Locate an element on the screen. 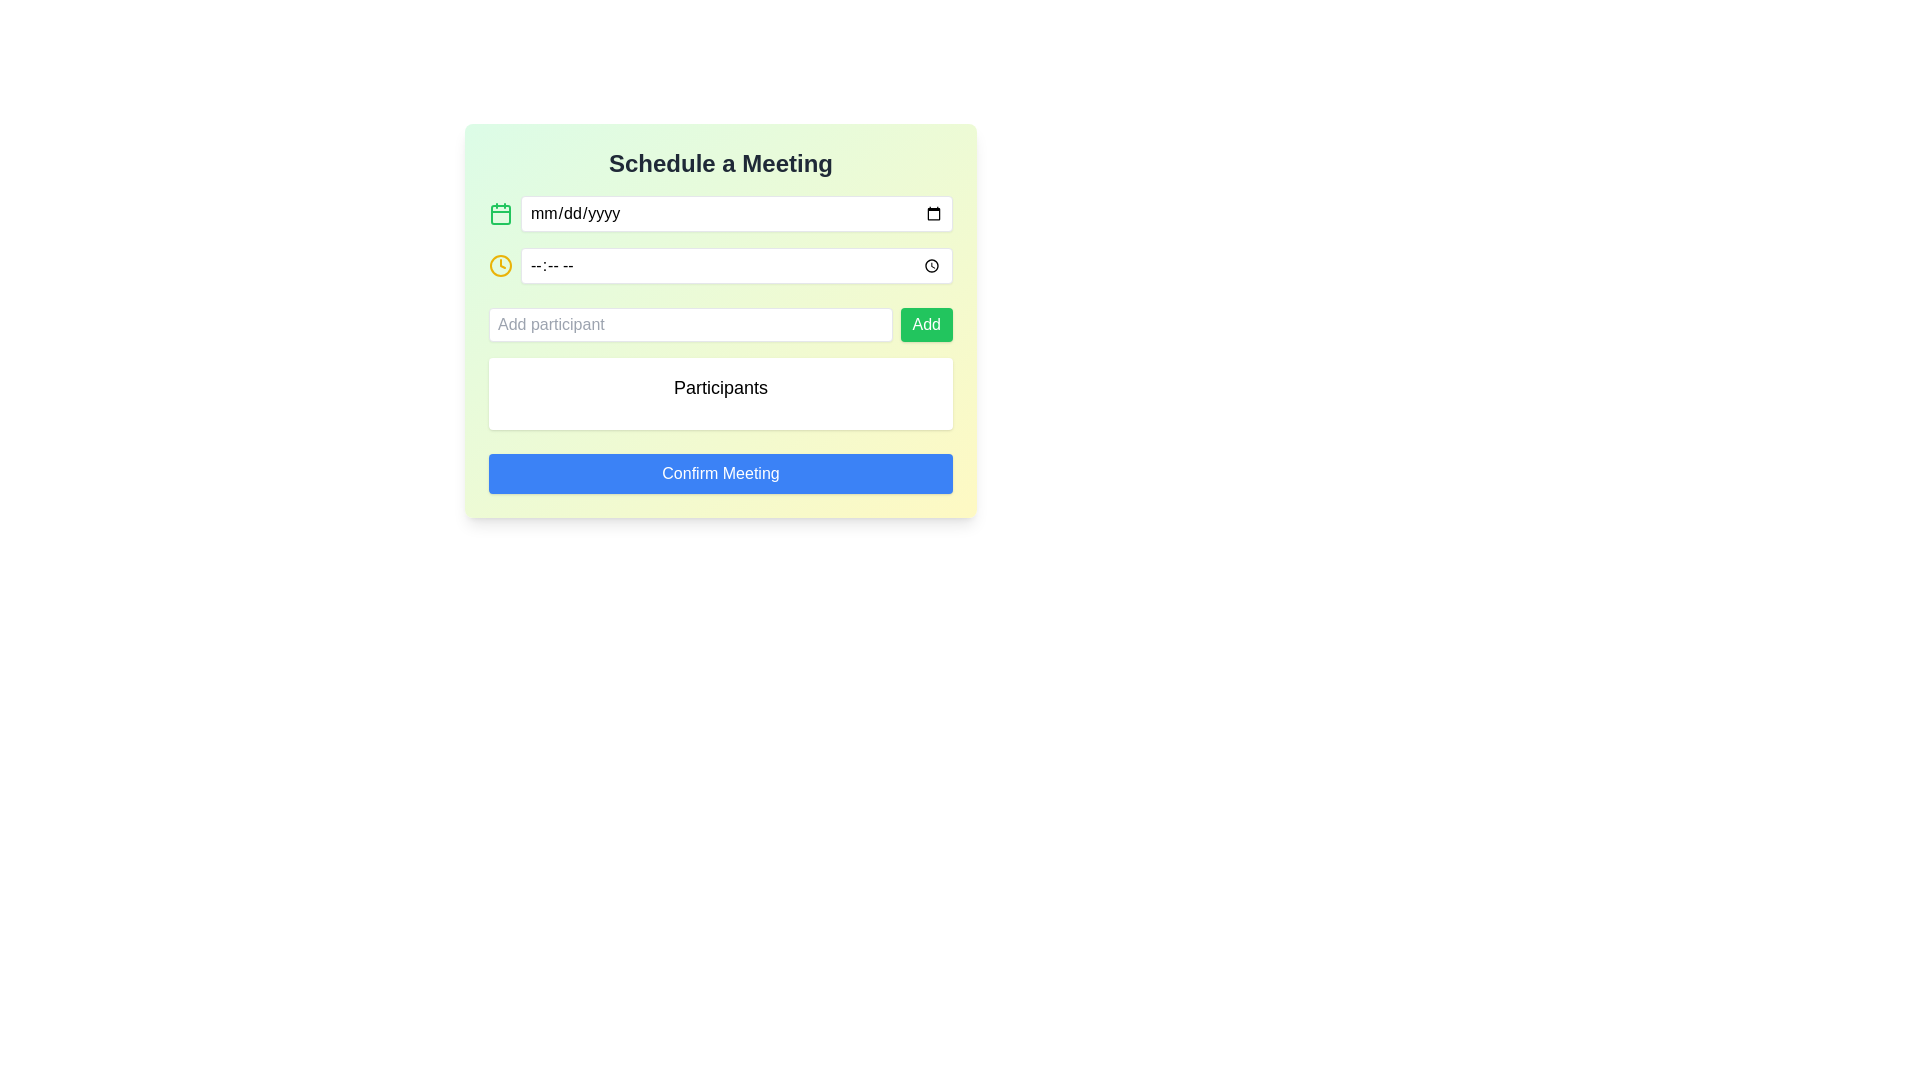  the section for adding participants to a meeting, located within the 'Schedule a Meeting' modal, positioned between the time selection input and the 'Confirm Meeting' button is located at coordinates (720, 369).